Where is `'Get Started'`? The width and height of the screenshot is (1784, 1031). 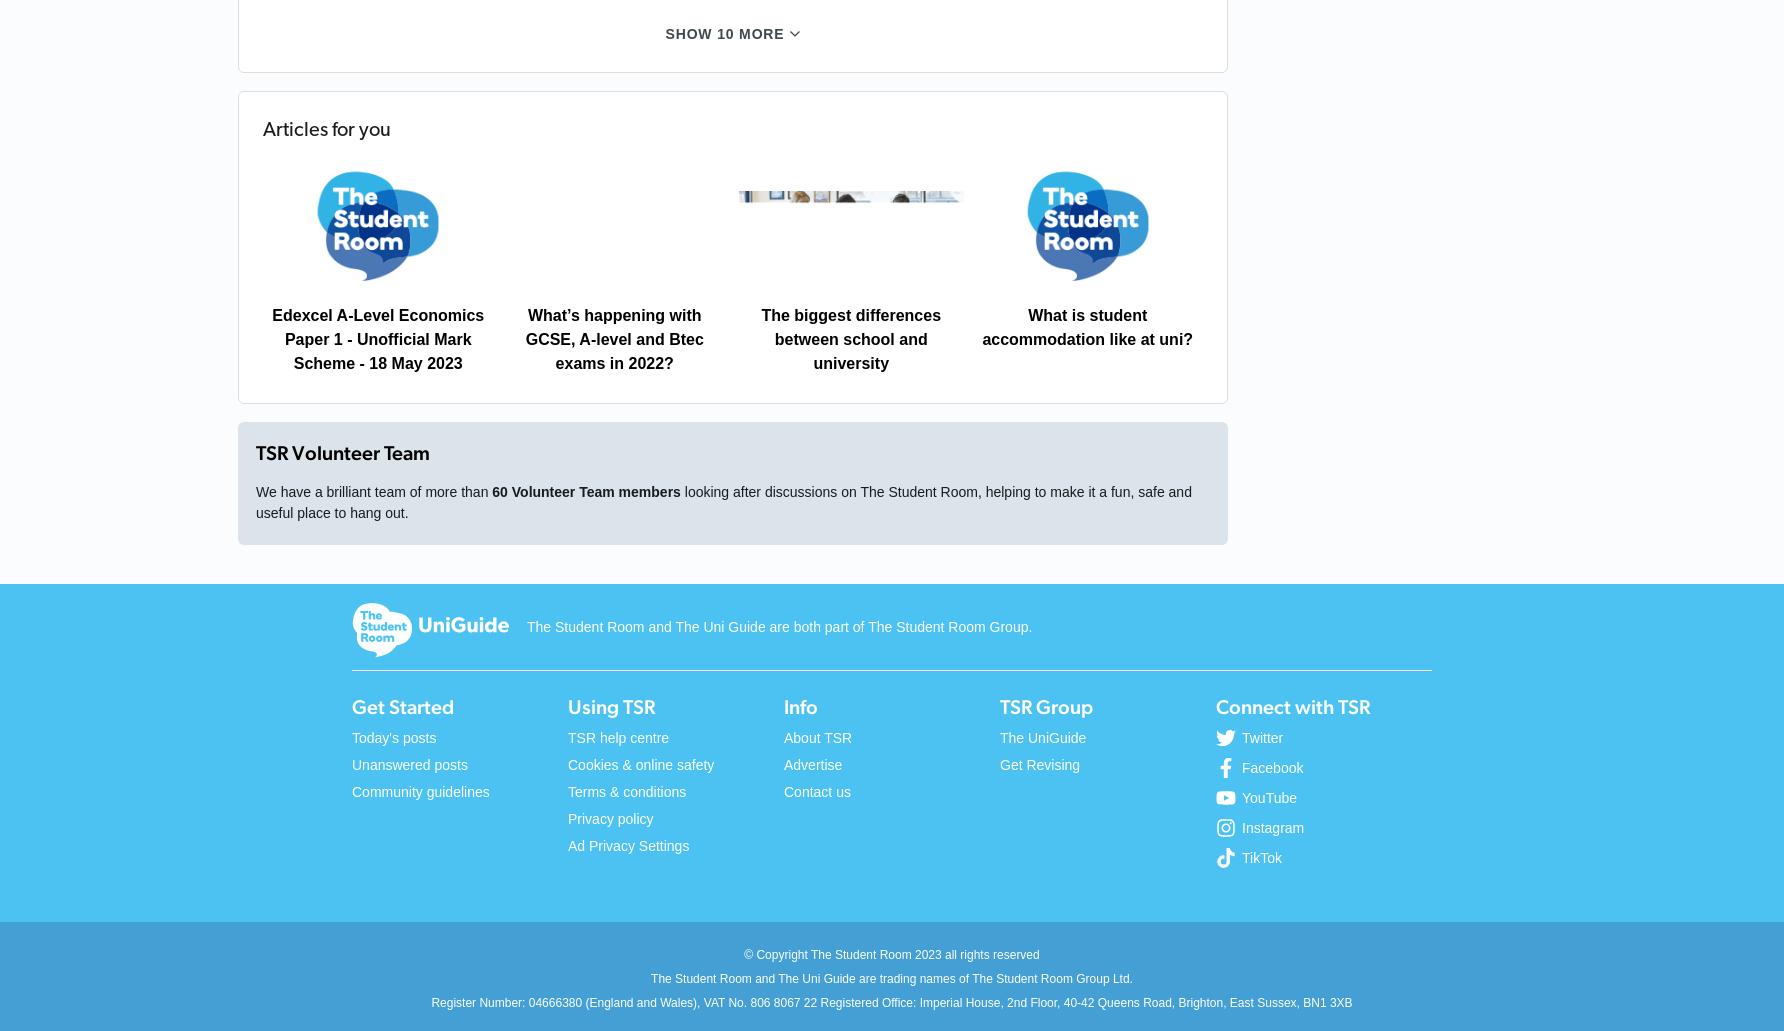 'Get Started' is located at coordinates (402, 706).